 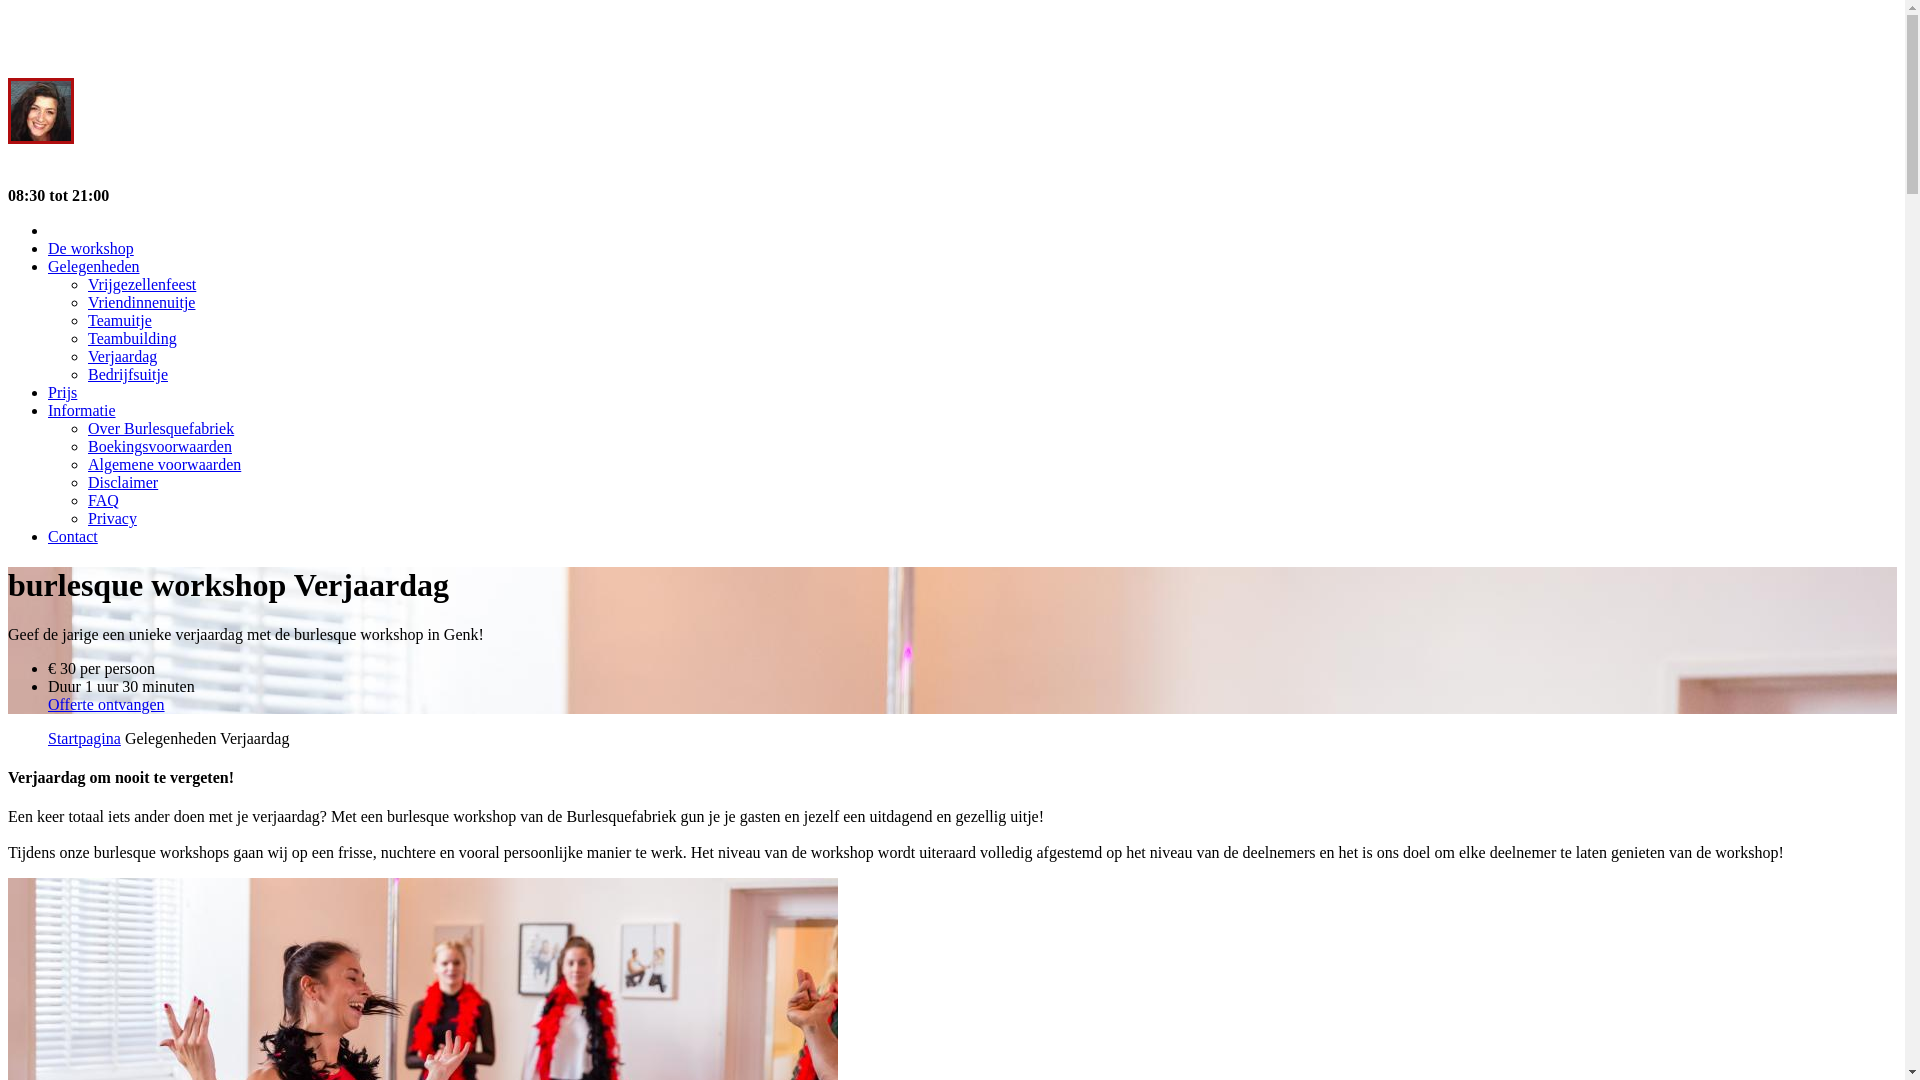 What do you see at coordinates (80, 409) in the screenshot?
I see `'Informatie'` at bounding box center [80, 409].